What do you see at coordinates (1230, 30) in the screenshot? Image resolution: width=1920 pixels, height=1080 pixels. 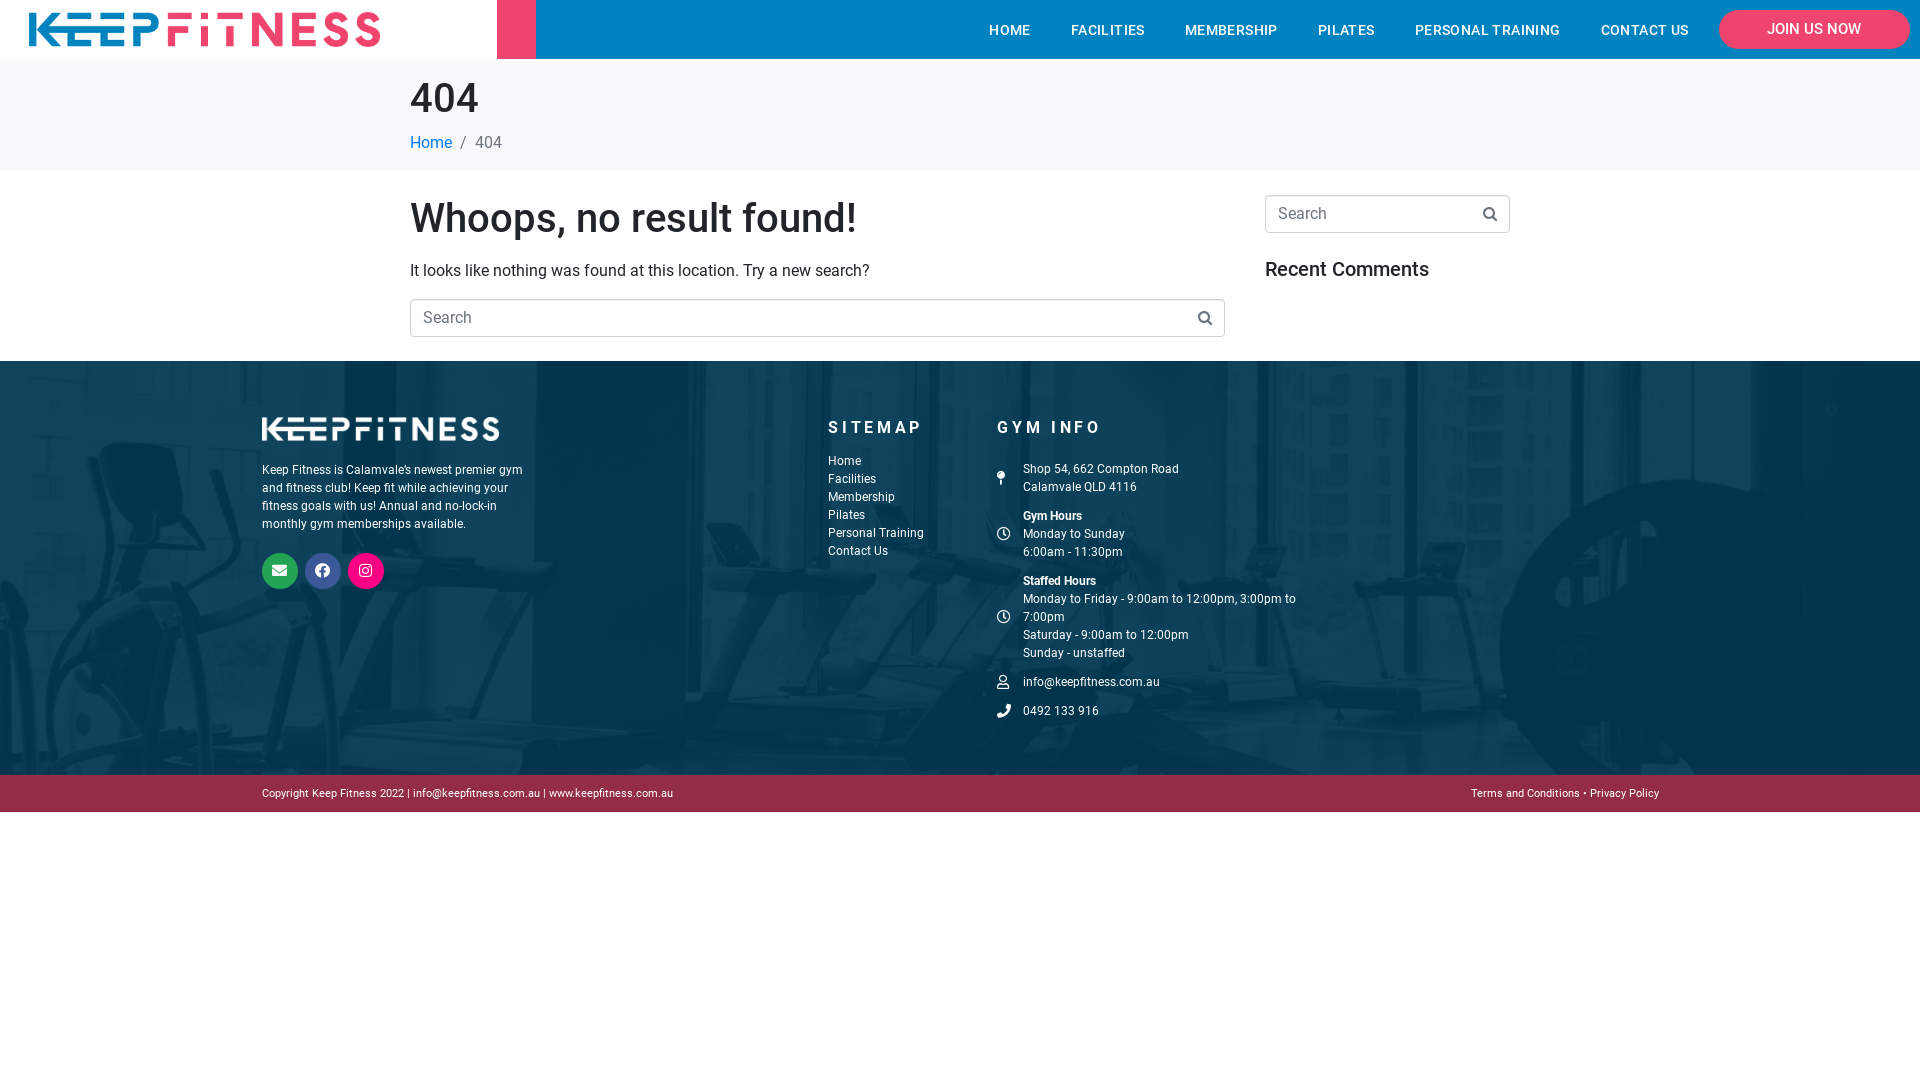 I see `'MEMBERSHIP'` at bounding box center [1230, 30].